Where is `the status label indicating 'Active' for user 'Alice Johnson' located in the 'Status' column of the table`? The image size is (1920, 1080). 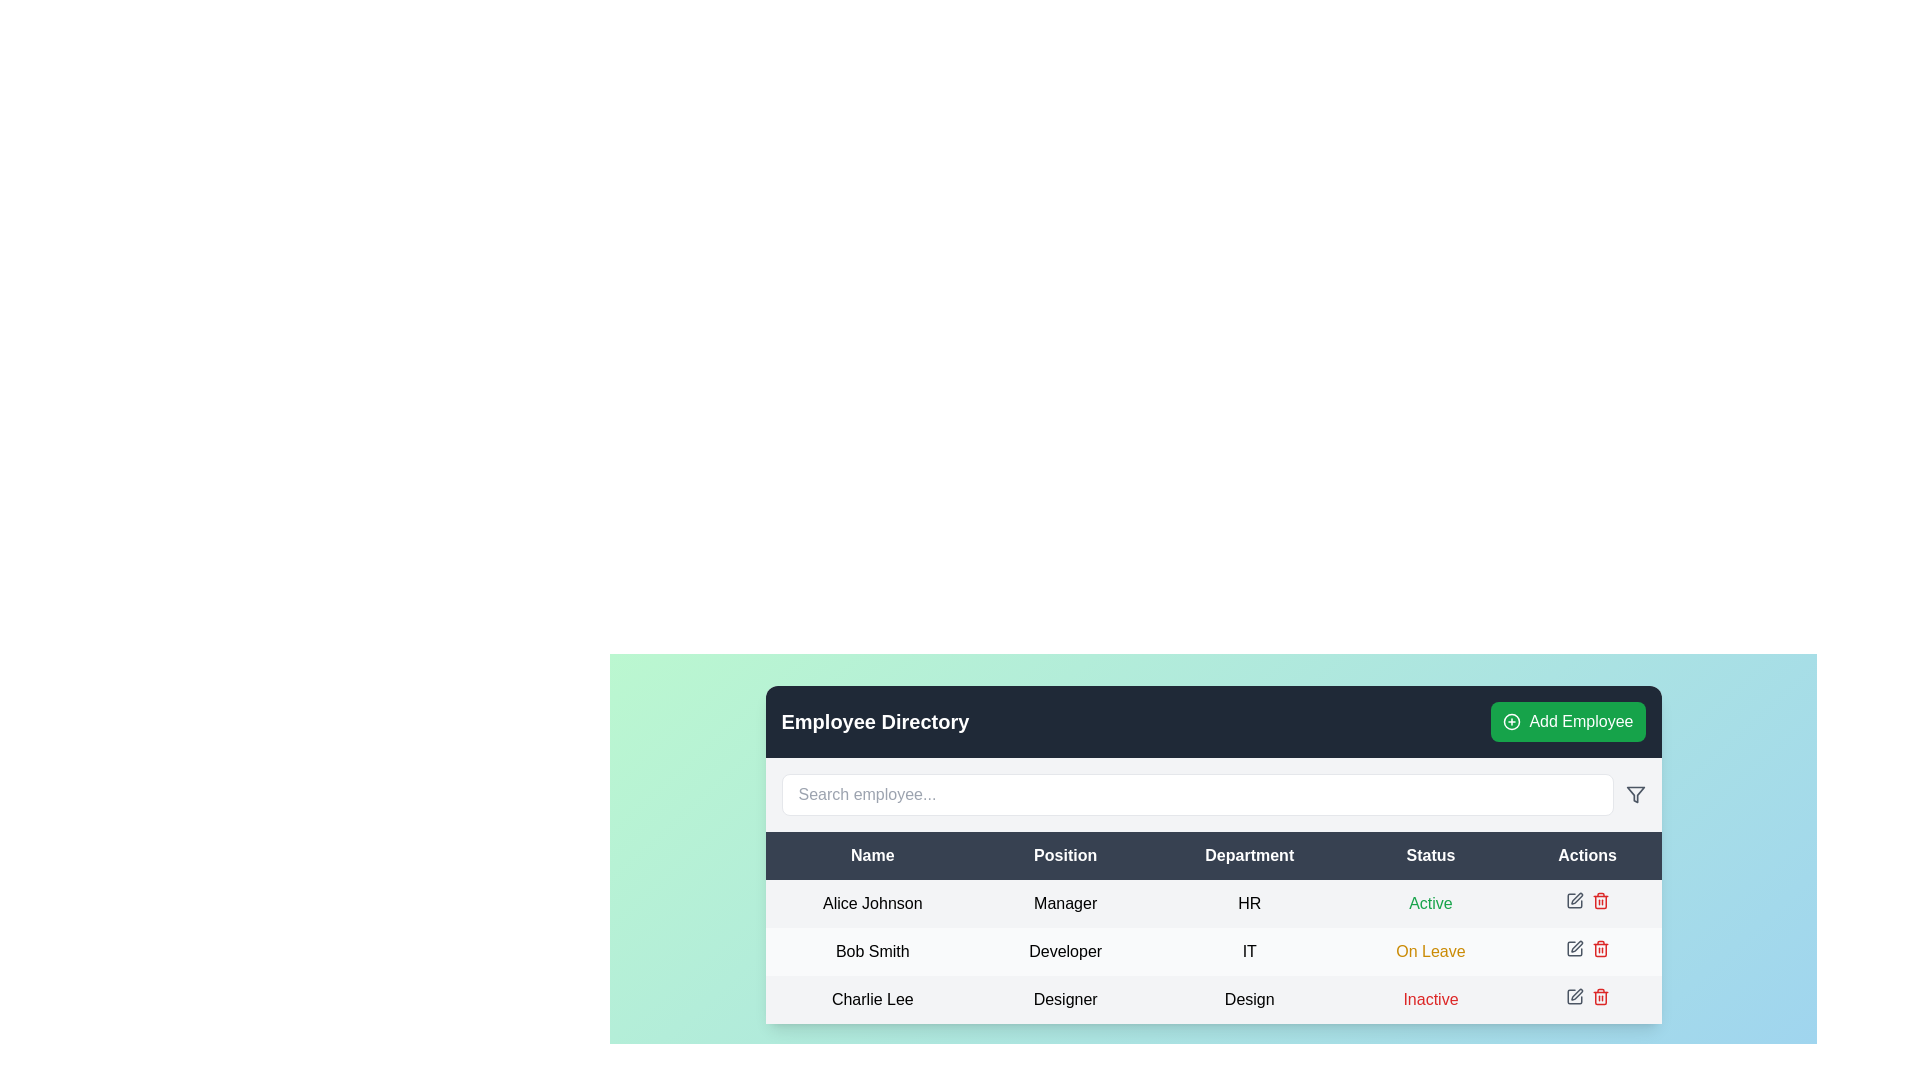
the status label indicating 'Active' for user 'Alice Johnson' located in the 'Status' column of the table is located at coordinates (1429, 903).